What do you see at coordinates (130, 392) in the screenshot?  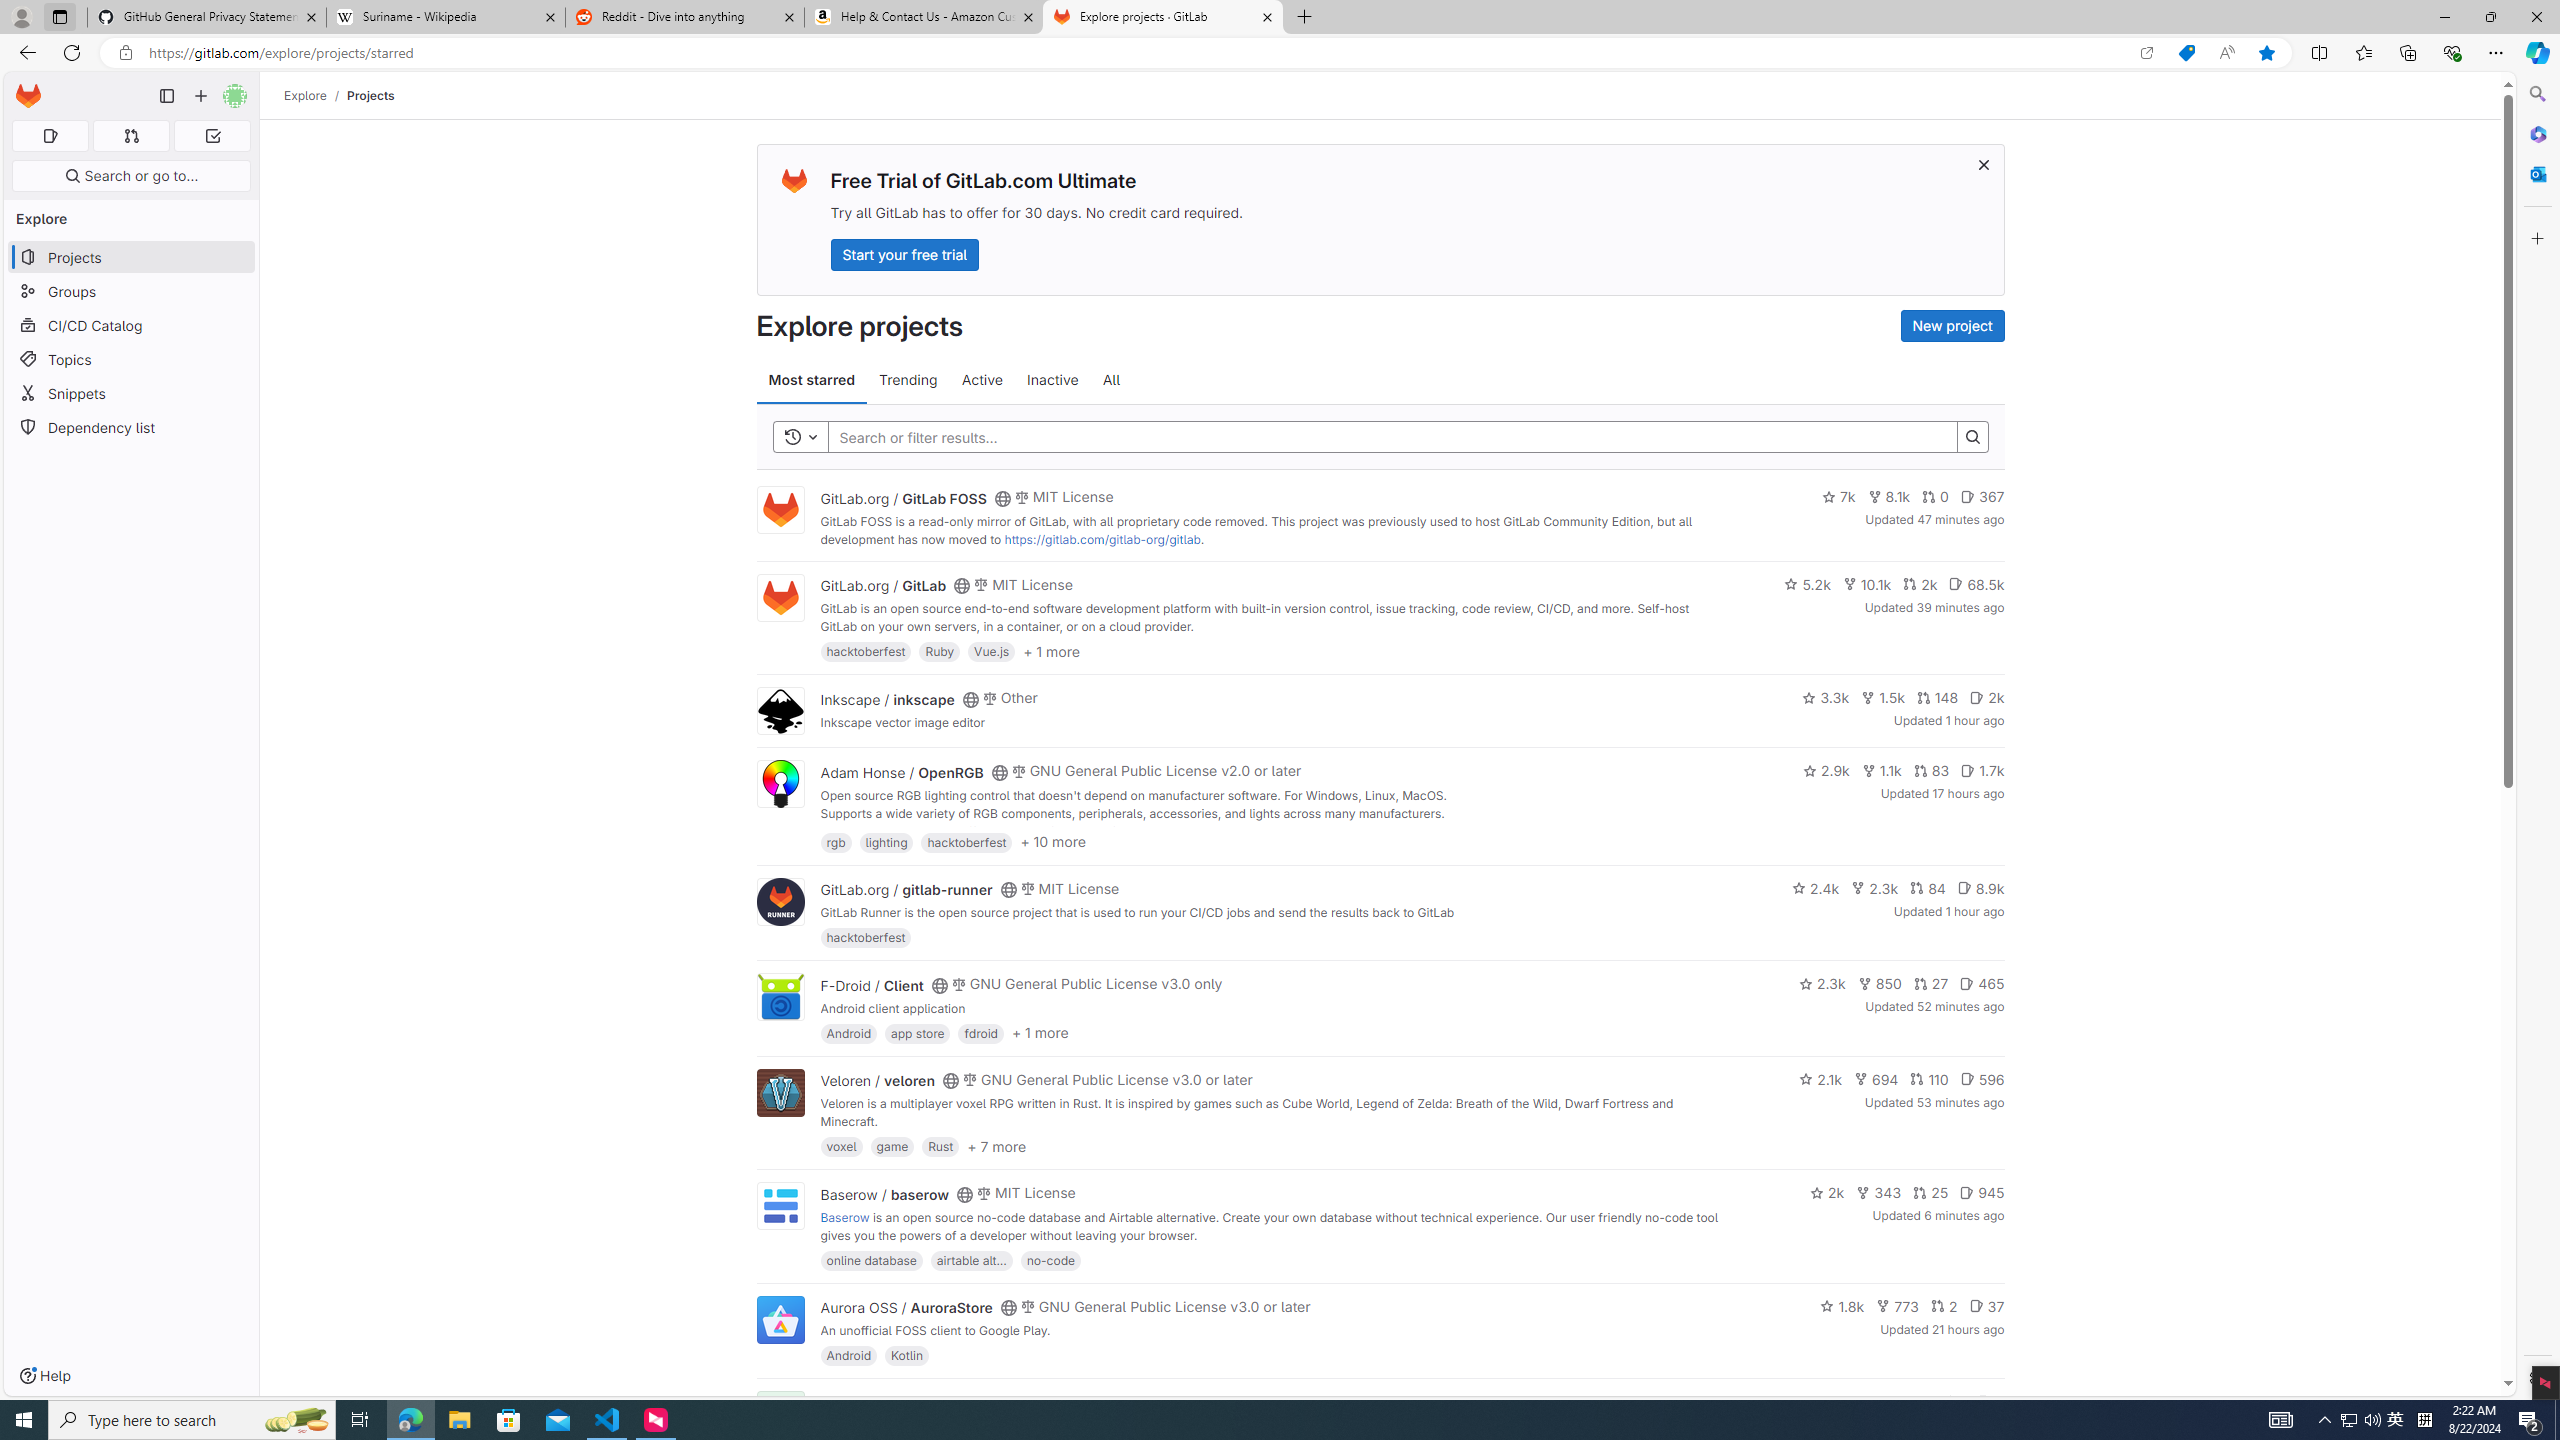 I see `'Snippets'` at bounding box center [130, 392].